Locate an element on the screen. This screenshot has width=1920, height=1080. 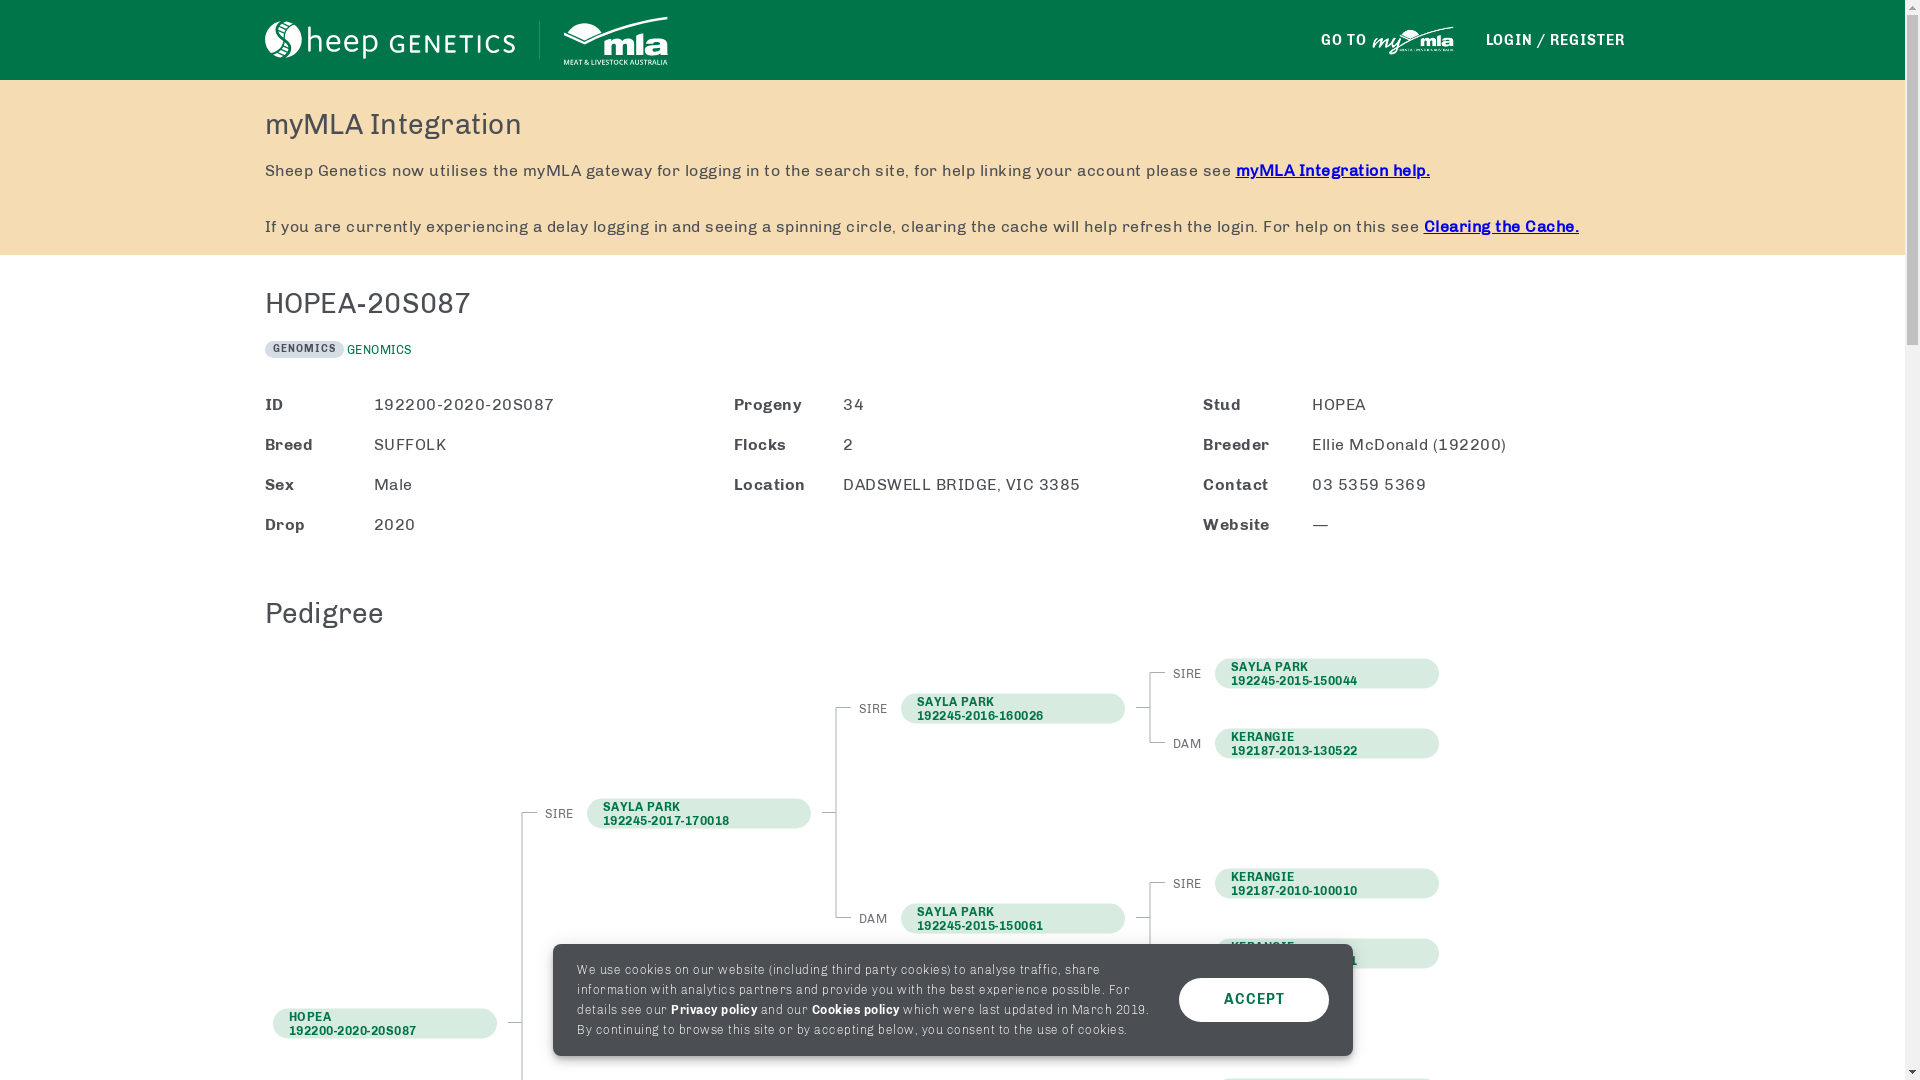
'ACCEPT' is located at coordinates (1251, 999).